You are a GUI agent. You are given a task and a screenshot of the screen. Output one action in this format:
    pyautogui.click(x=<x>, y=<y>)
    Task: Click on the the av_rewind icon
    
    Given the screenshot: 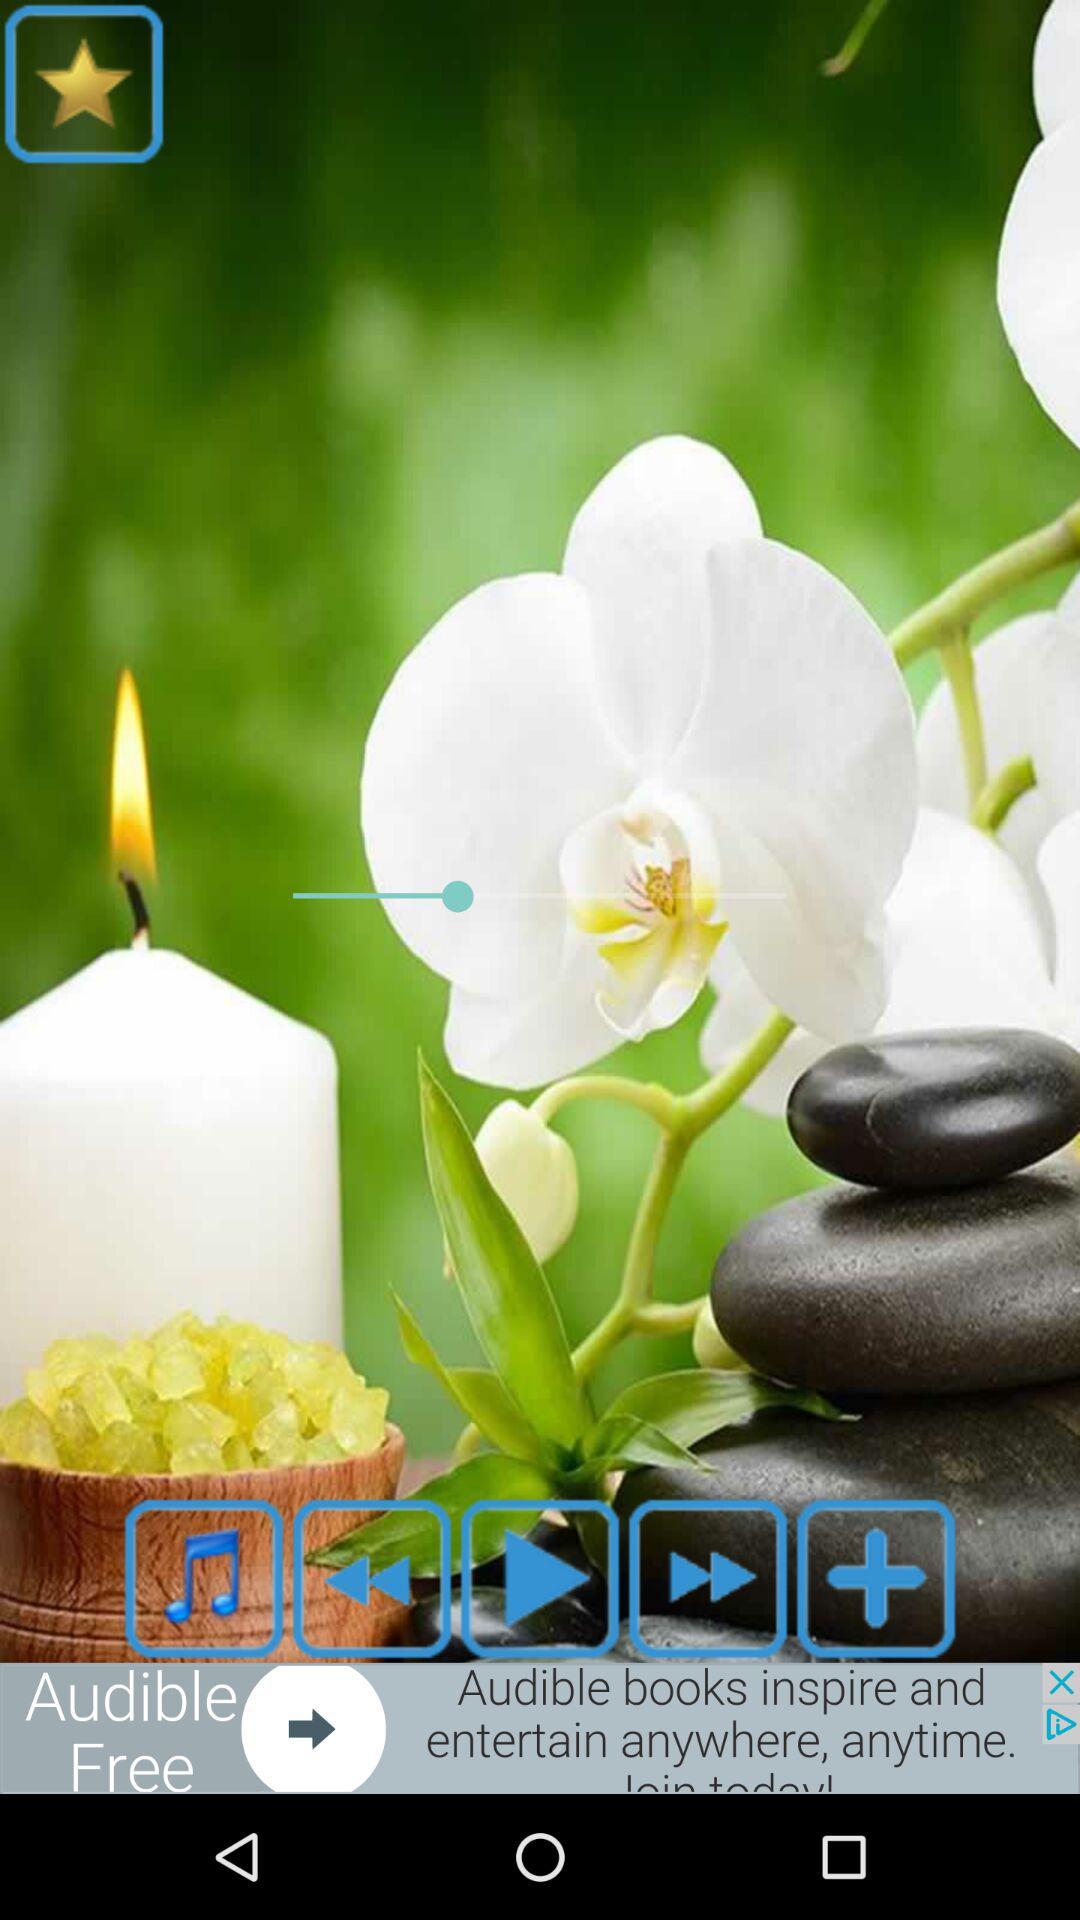 What is the action you would take?
    pyautogui.click(x=371, y=1577)
    